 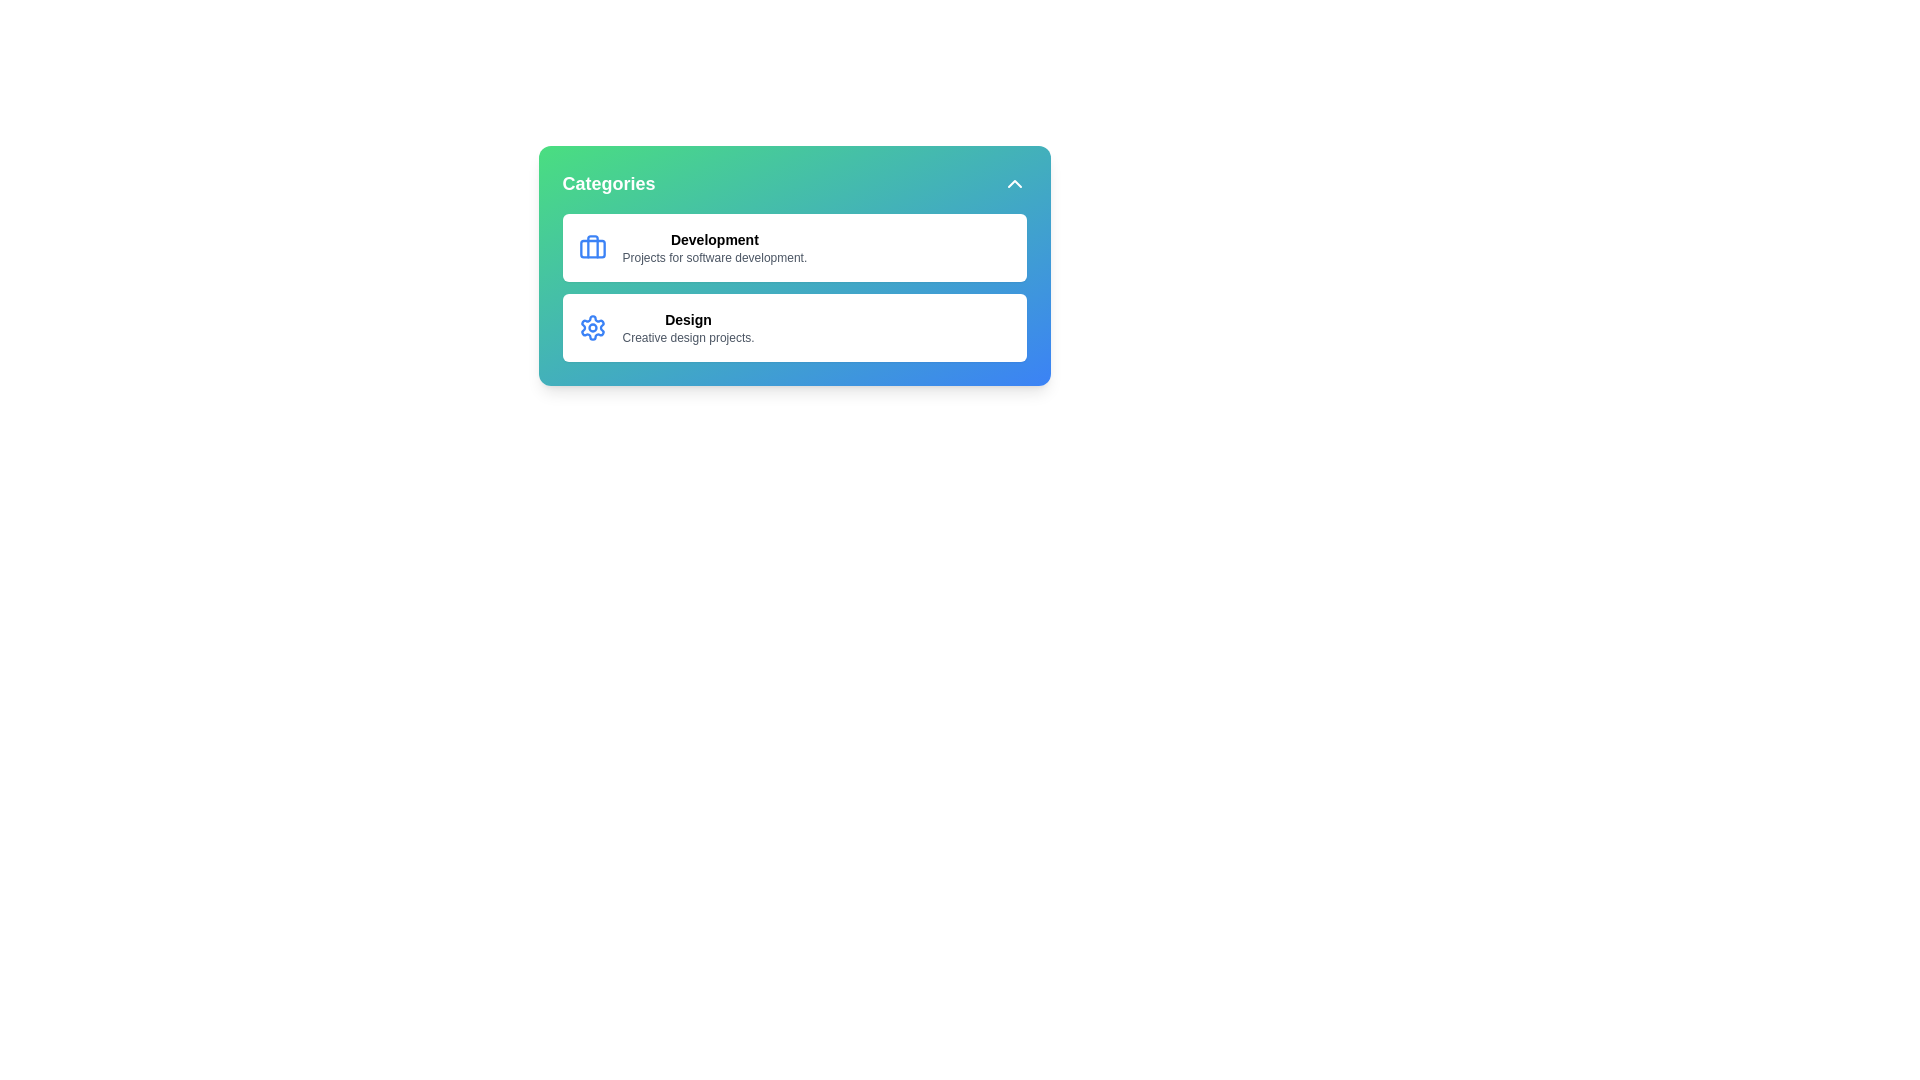 I want to click on the category Design to view additional visual feedback, so click(x=793, y=326).